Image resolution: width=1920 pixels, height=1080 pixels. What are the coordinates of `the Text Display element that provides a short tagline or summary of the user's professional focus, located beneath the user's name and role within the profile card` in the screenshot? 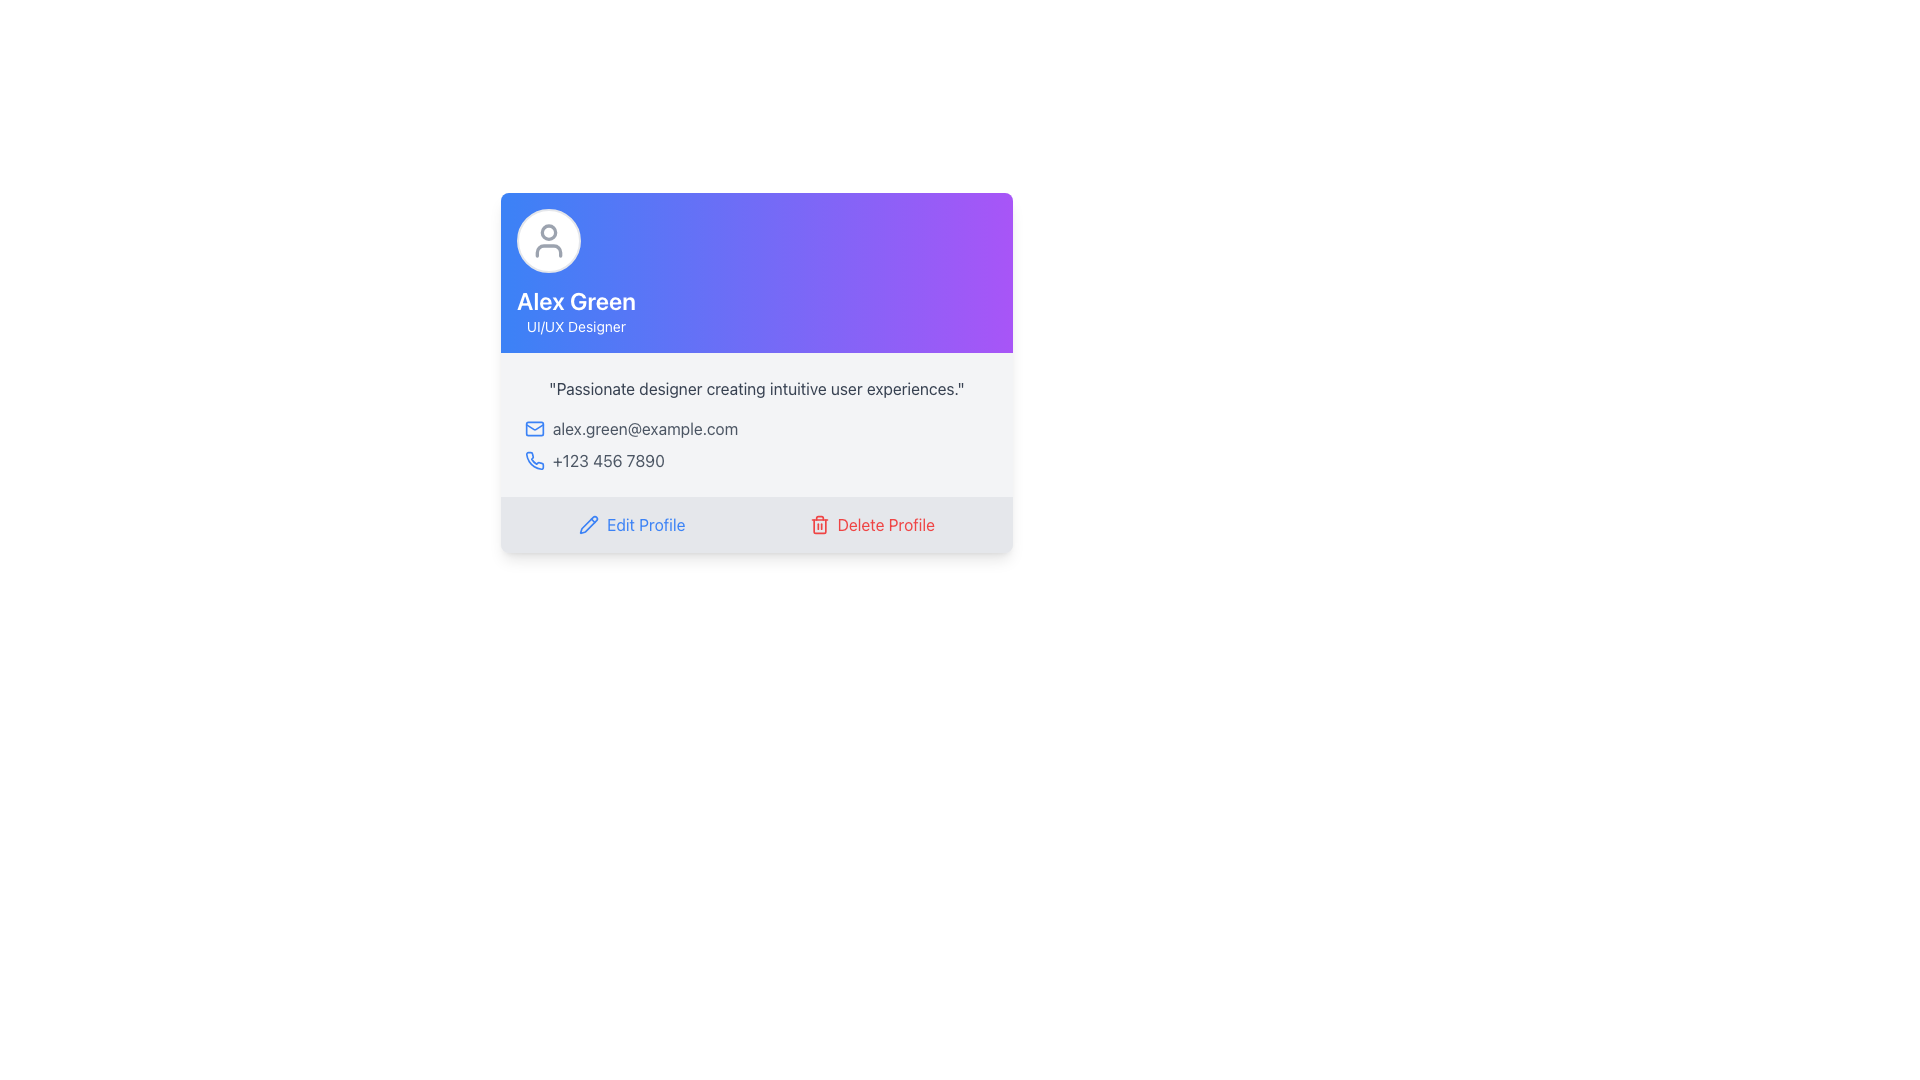 It's located at (756, 389).